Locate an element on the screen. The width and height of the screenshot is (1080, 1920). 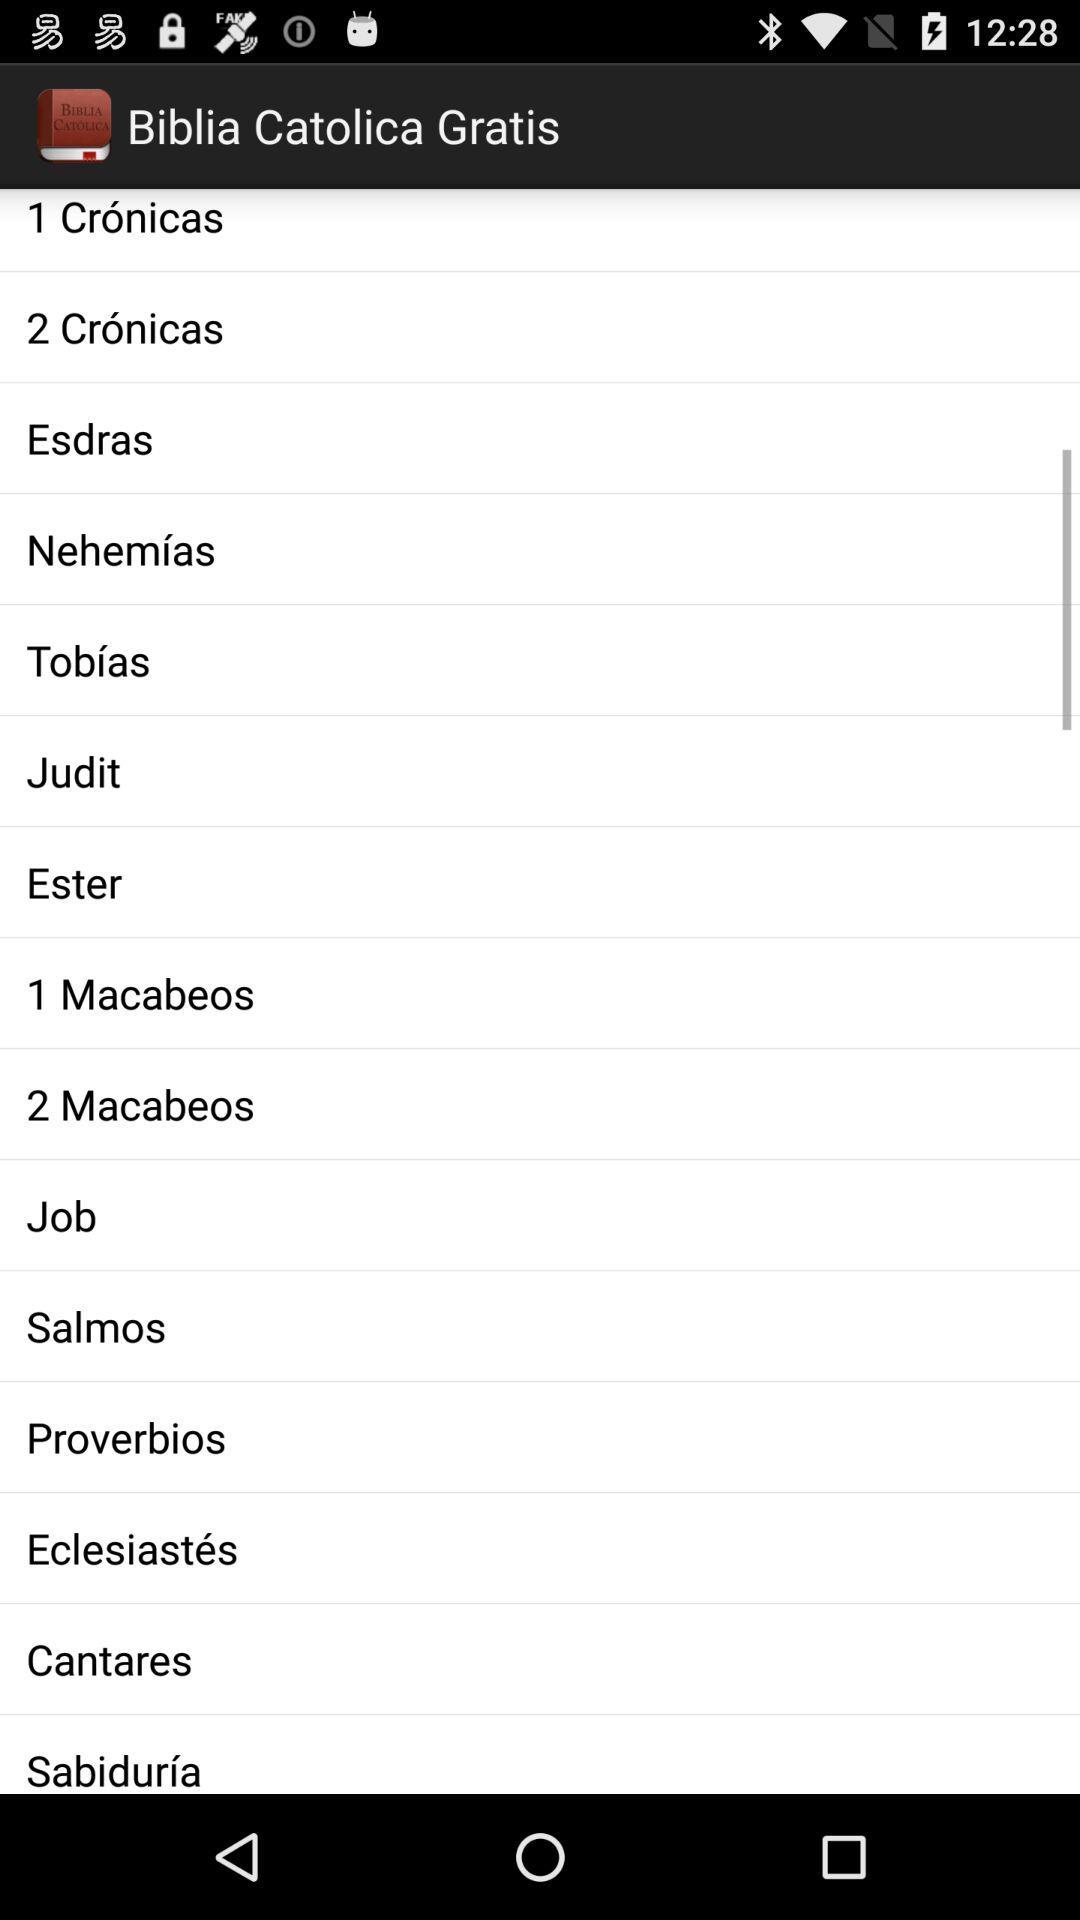
the app above the cantares app is located at coordinates (540, 1547).